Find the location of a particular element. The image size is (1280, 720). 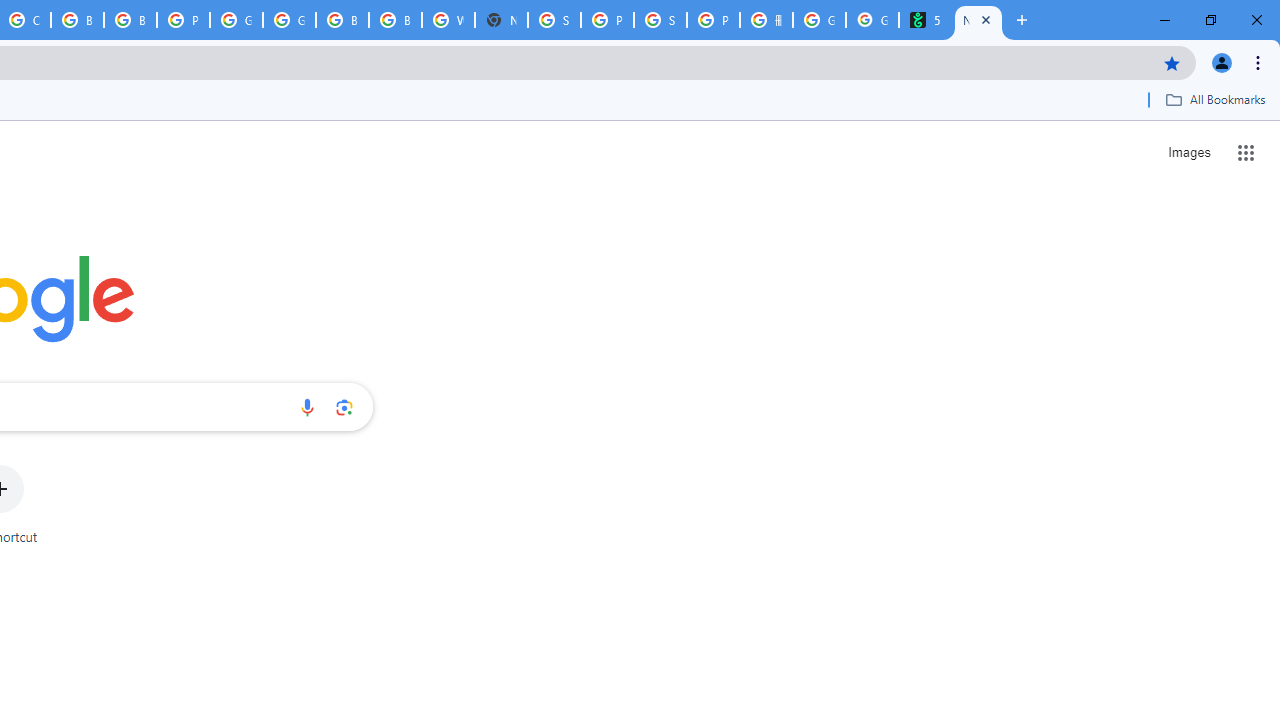

'Browse Chrome as a guest - Computer - Google Chrome Help' is located at coordinates (77, 20).